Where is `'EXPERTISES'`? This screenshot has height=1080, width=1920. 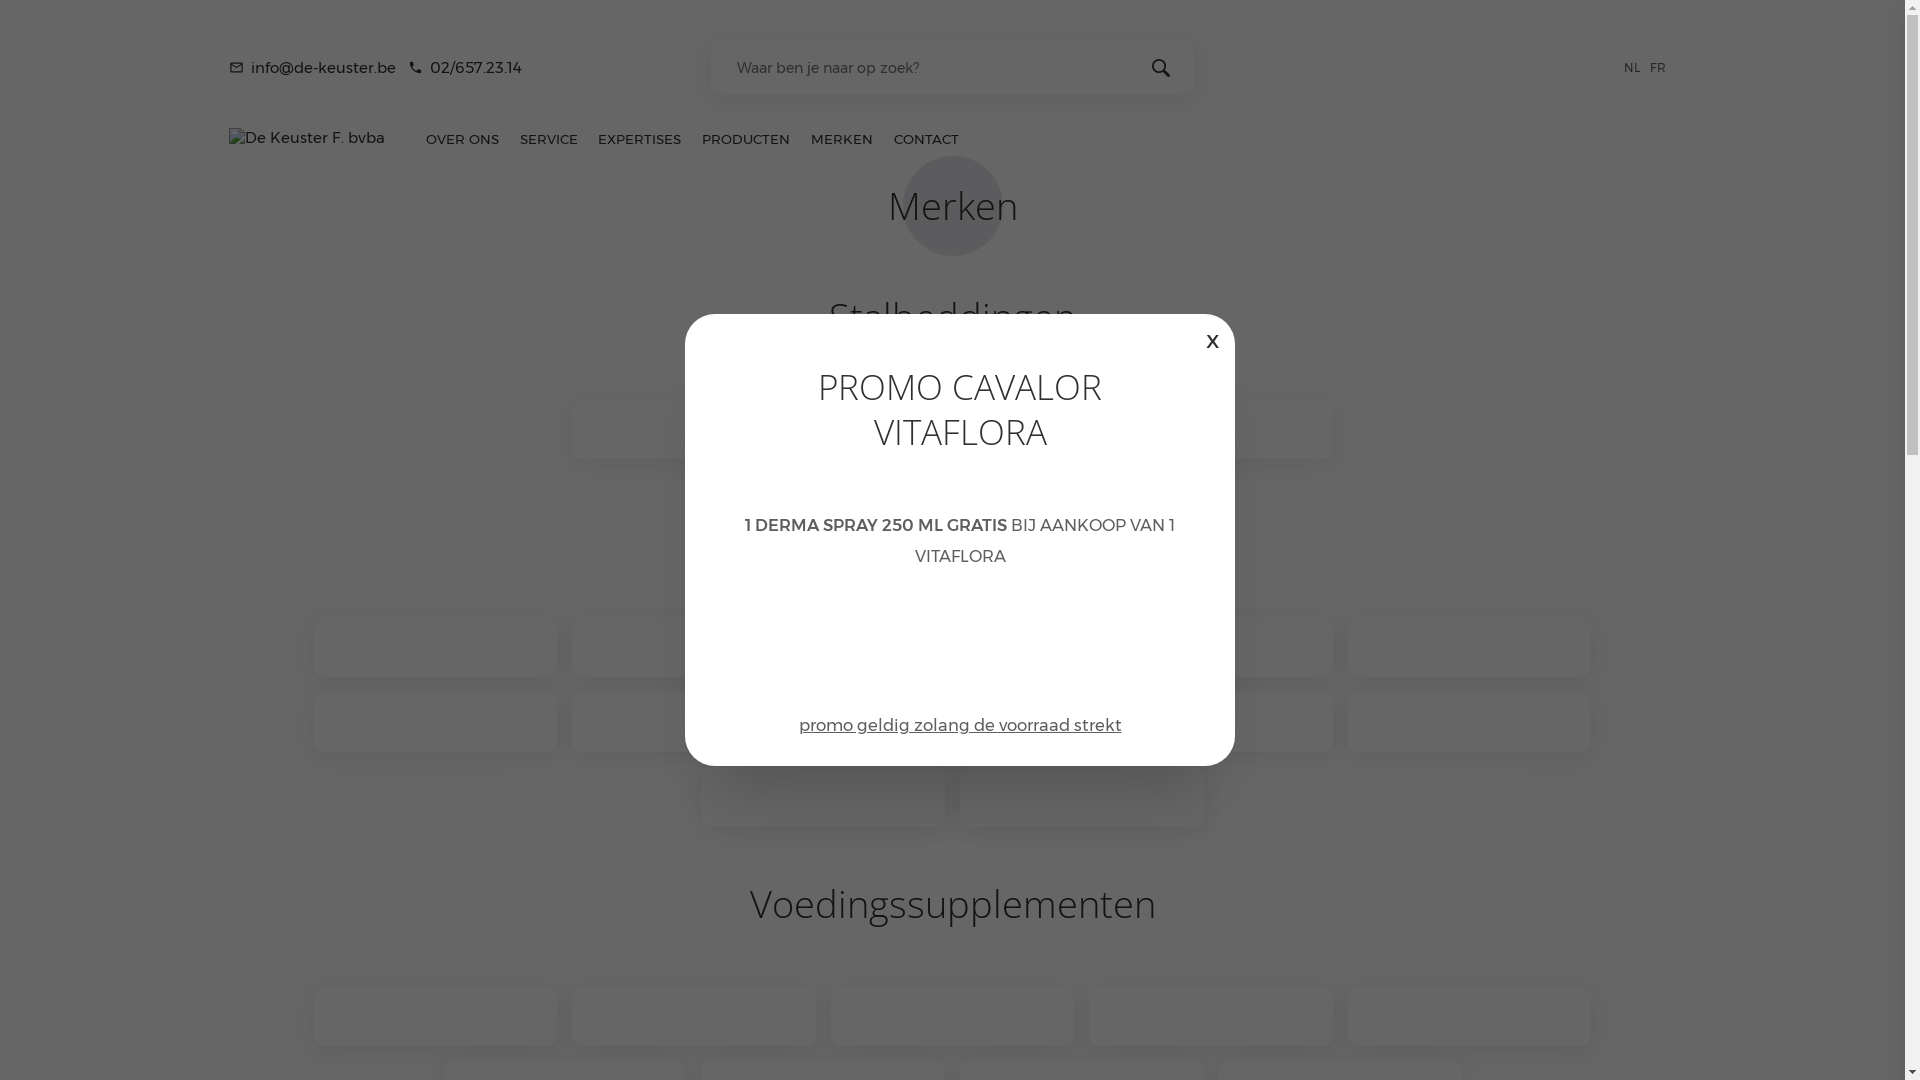 'EXPERTISES' is located at coordinates (638, 137).